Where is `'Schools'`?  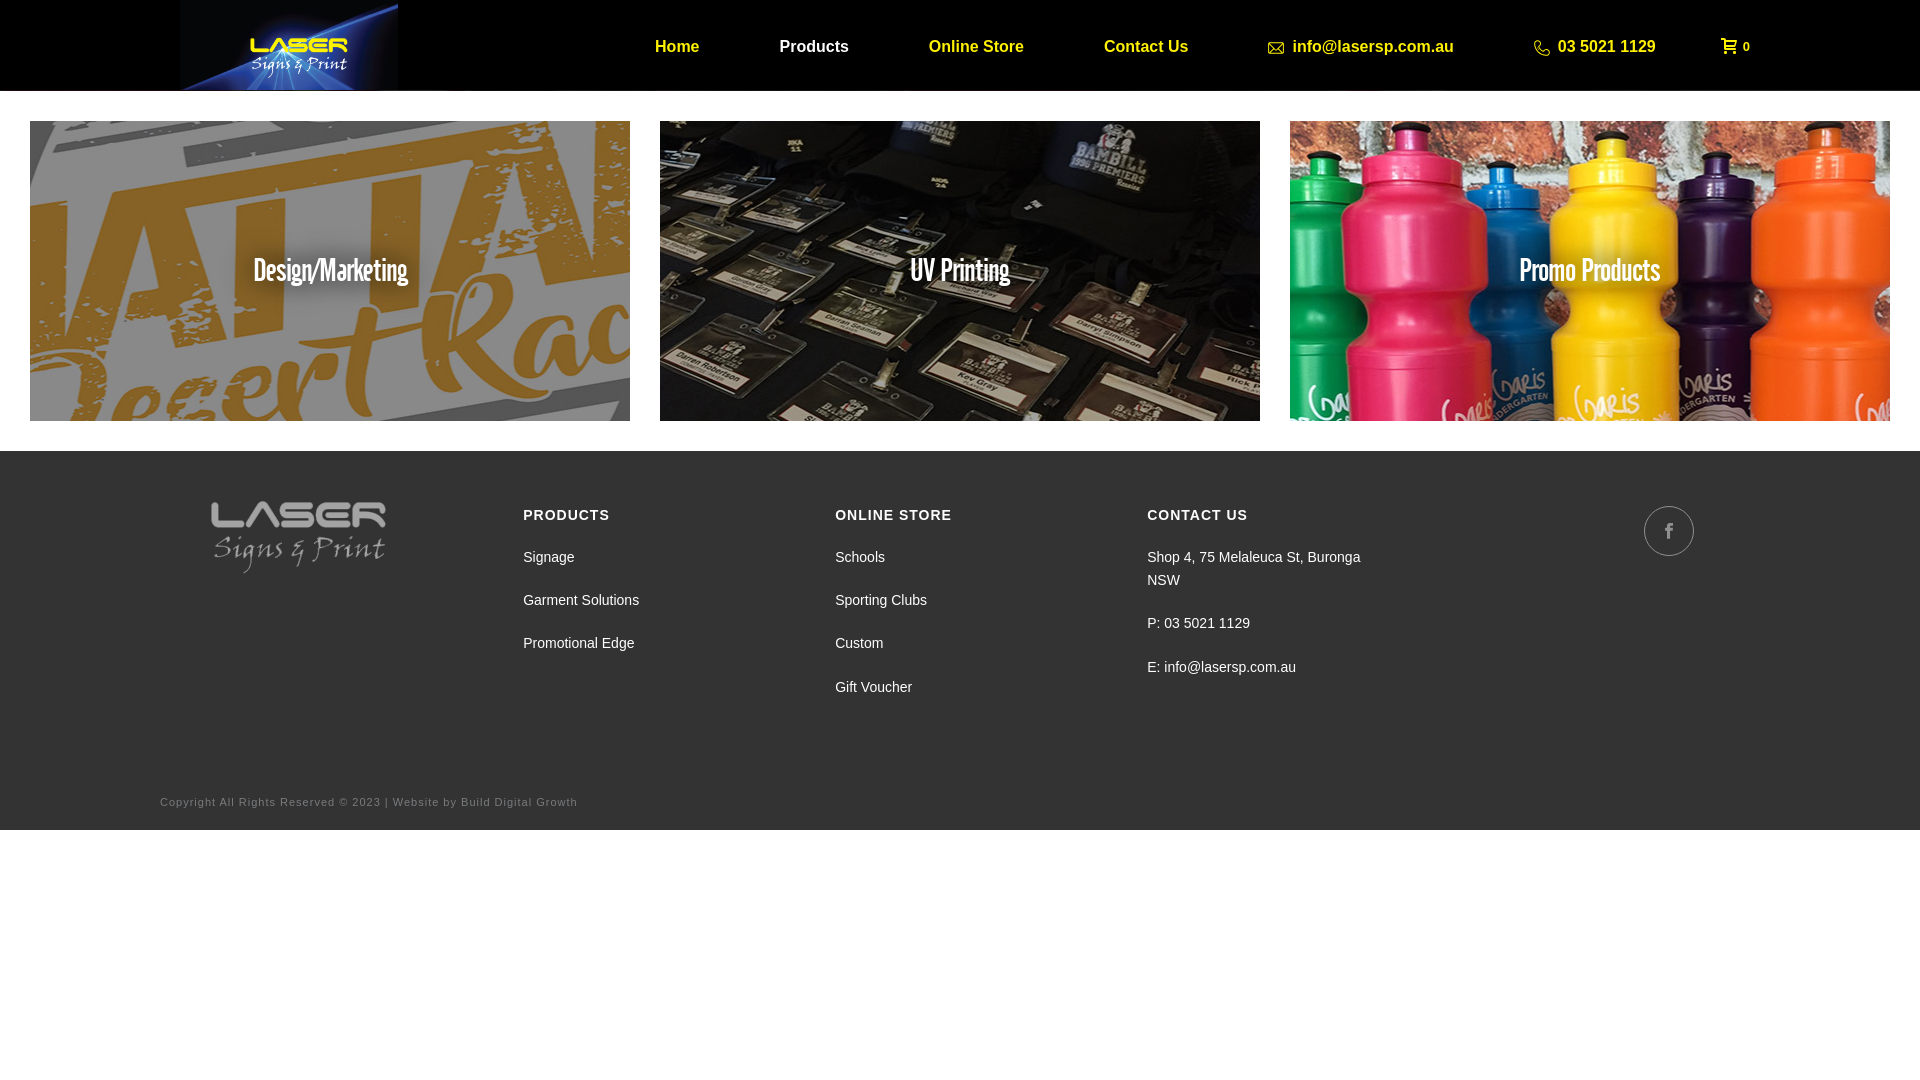 'Schools' is located at coordinates (859, 556).